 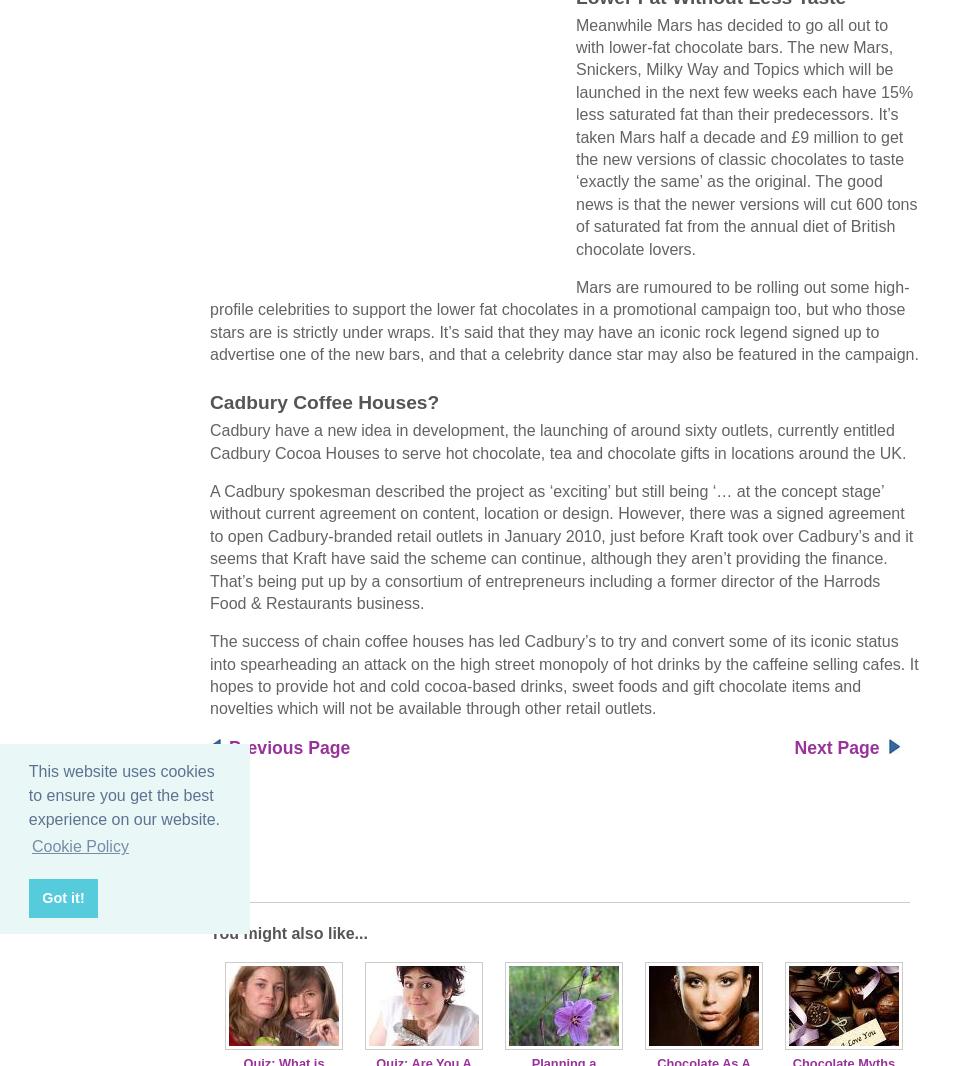 What do you see at coordinates (123, 794) in the screenshot?
I see `'This website uses cookies to ensure you get the best experience on our website.'` at bounding box center [123, 794].